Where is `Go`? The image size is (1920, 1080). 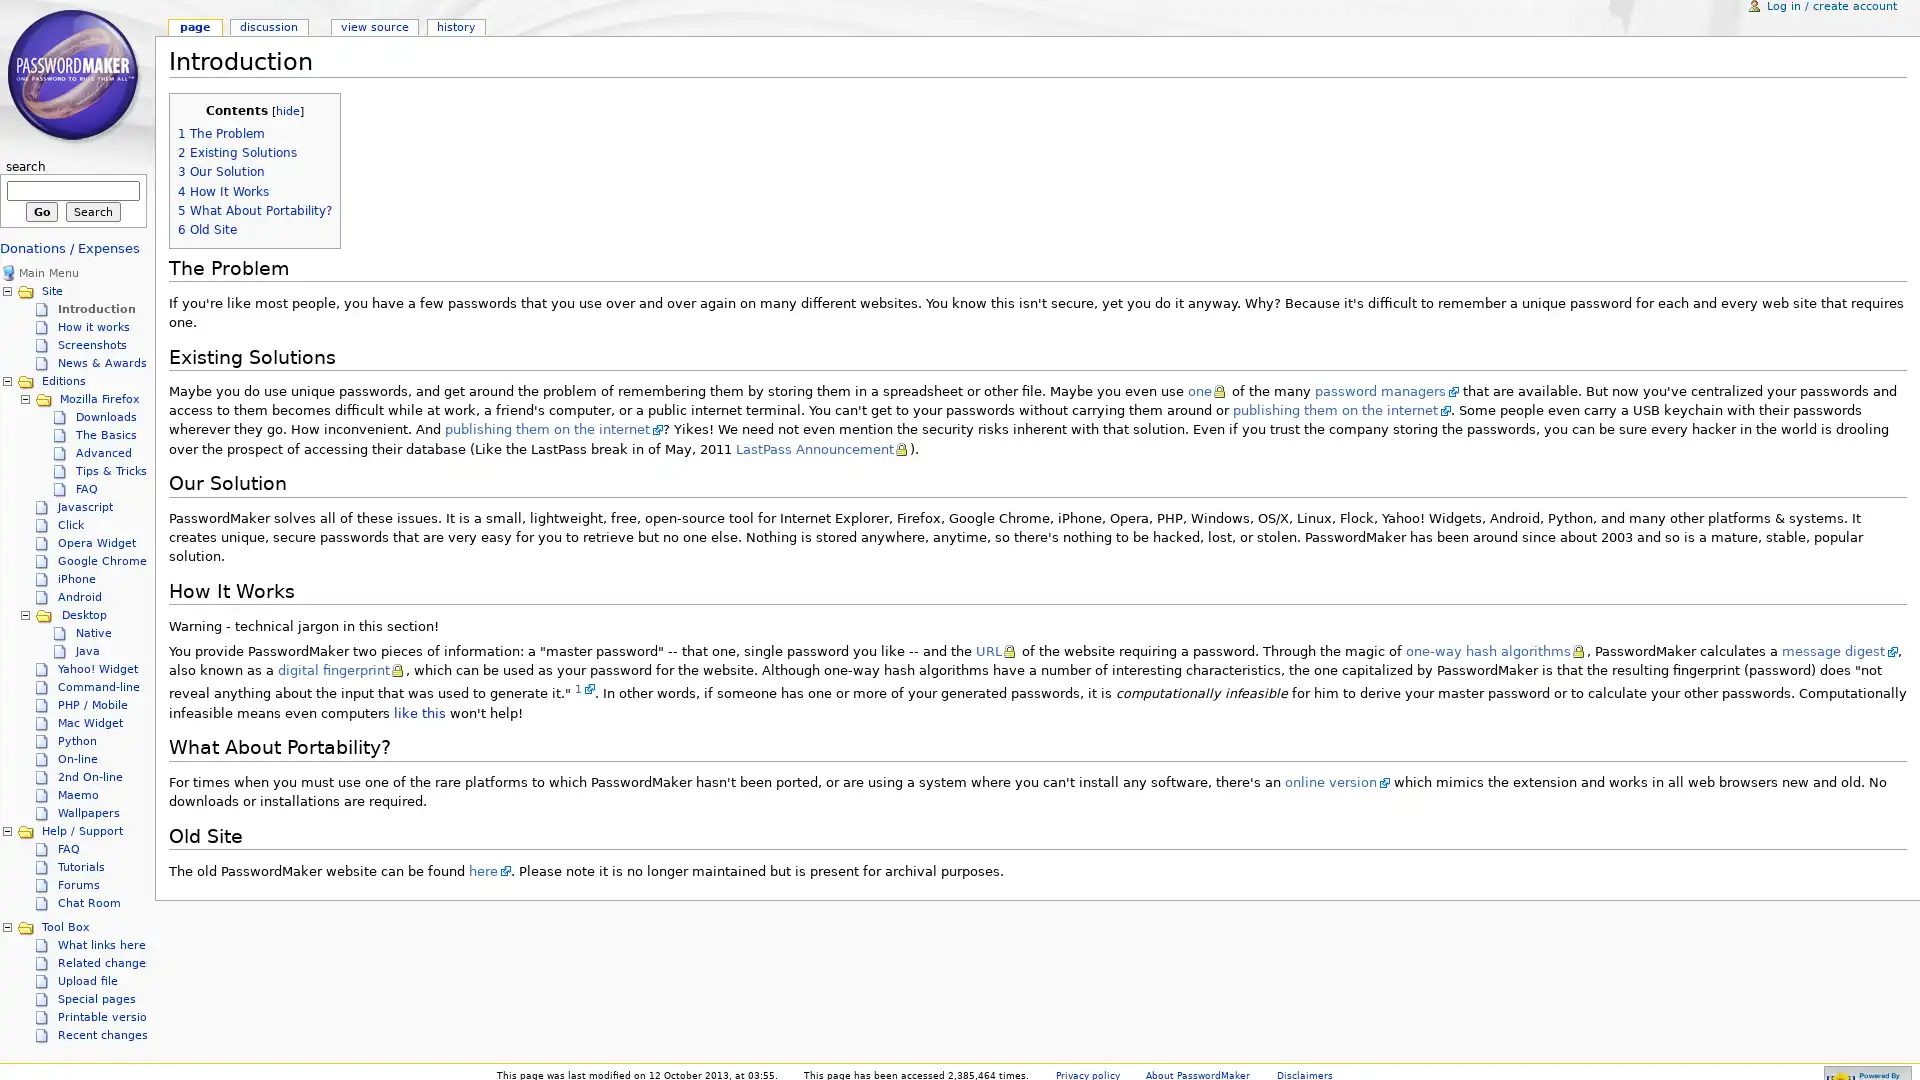 Go is located at coordinates (41, 212).